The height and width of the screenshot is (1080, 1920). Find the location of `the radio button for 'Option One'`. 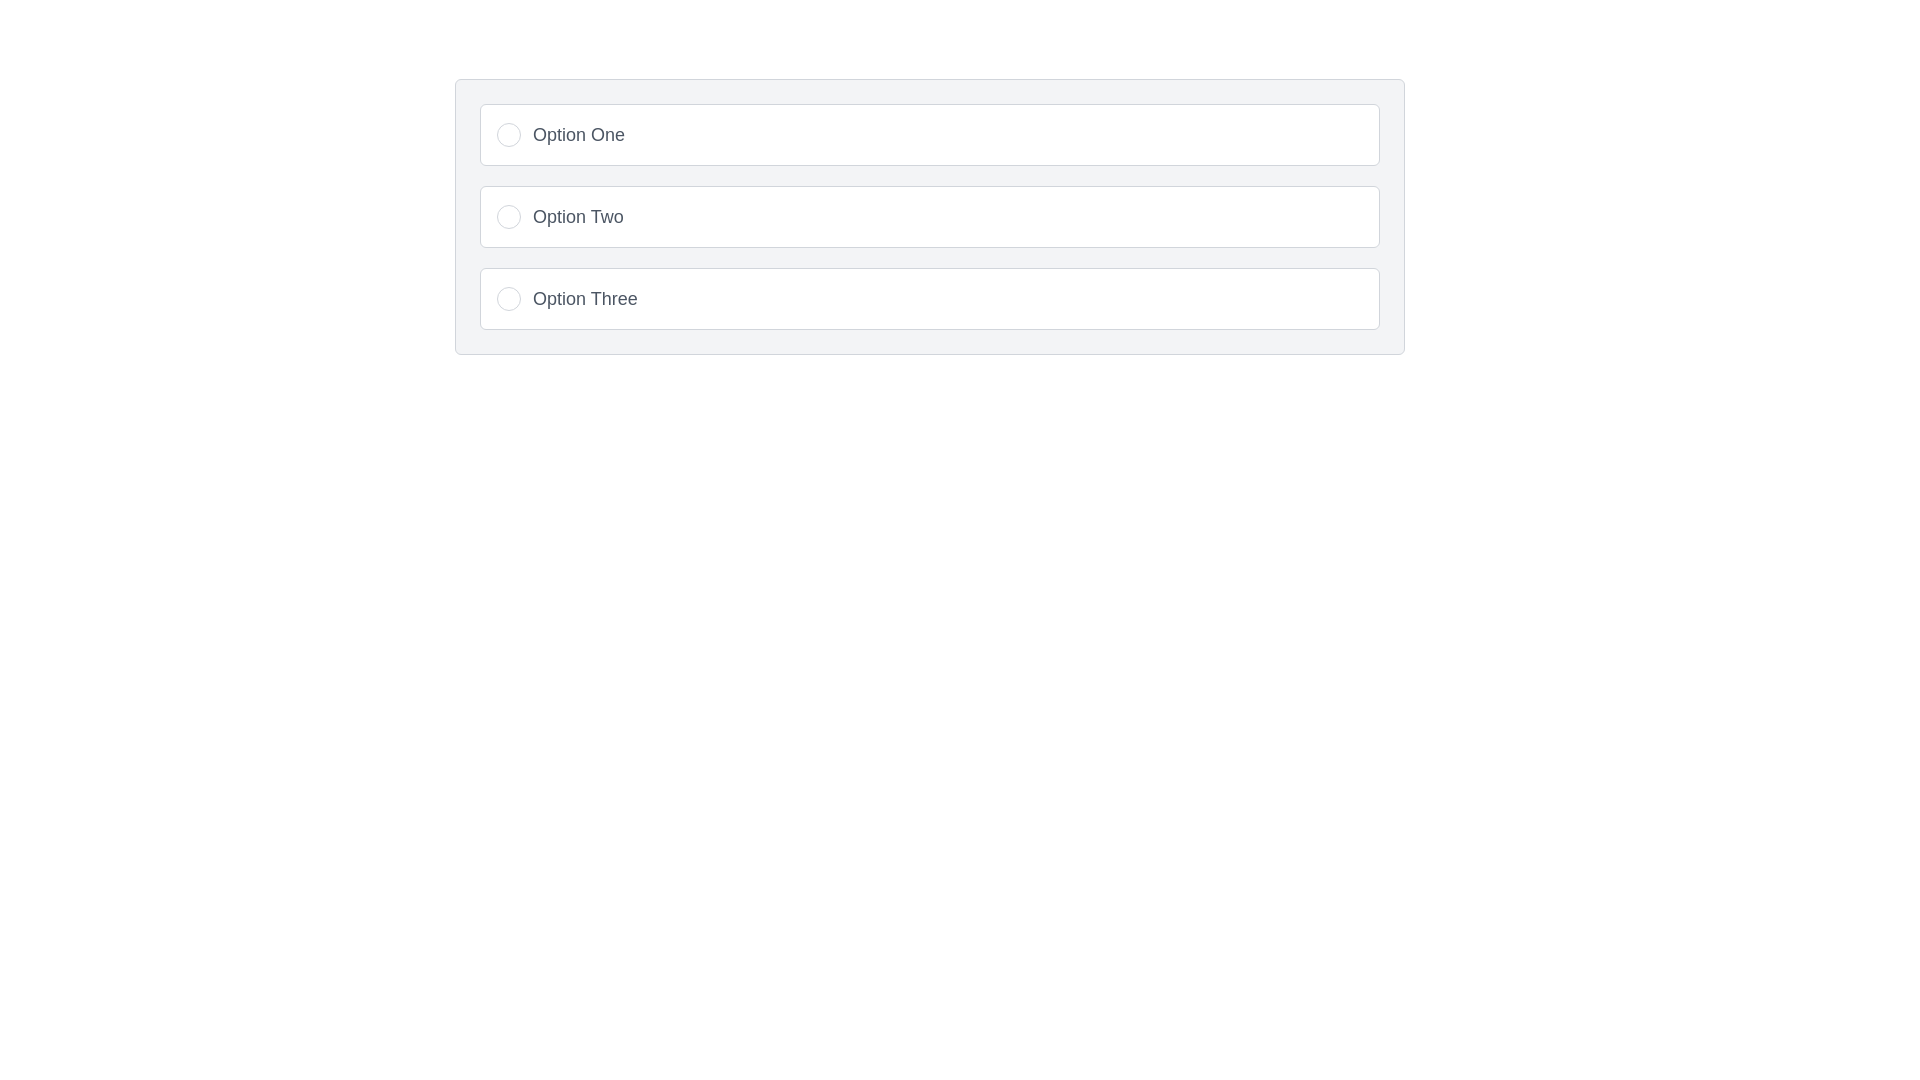

the radio button for 'Option One' is located at coordinates (508, 135).